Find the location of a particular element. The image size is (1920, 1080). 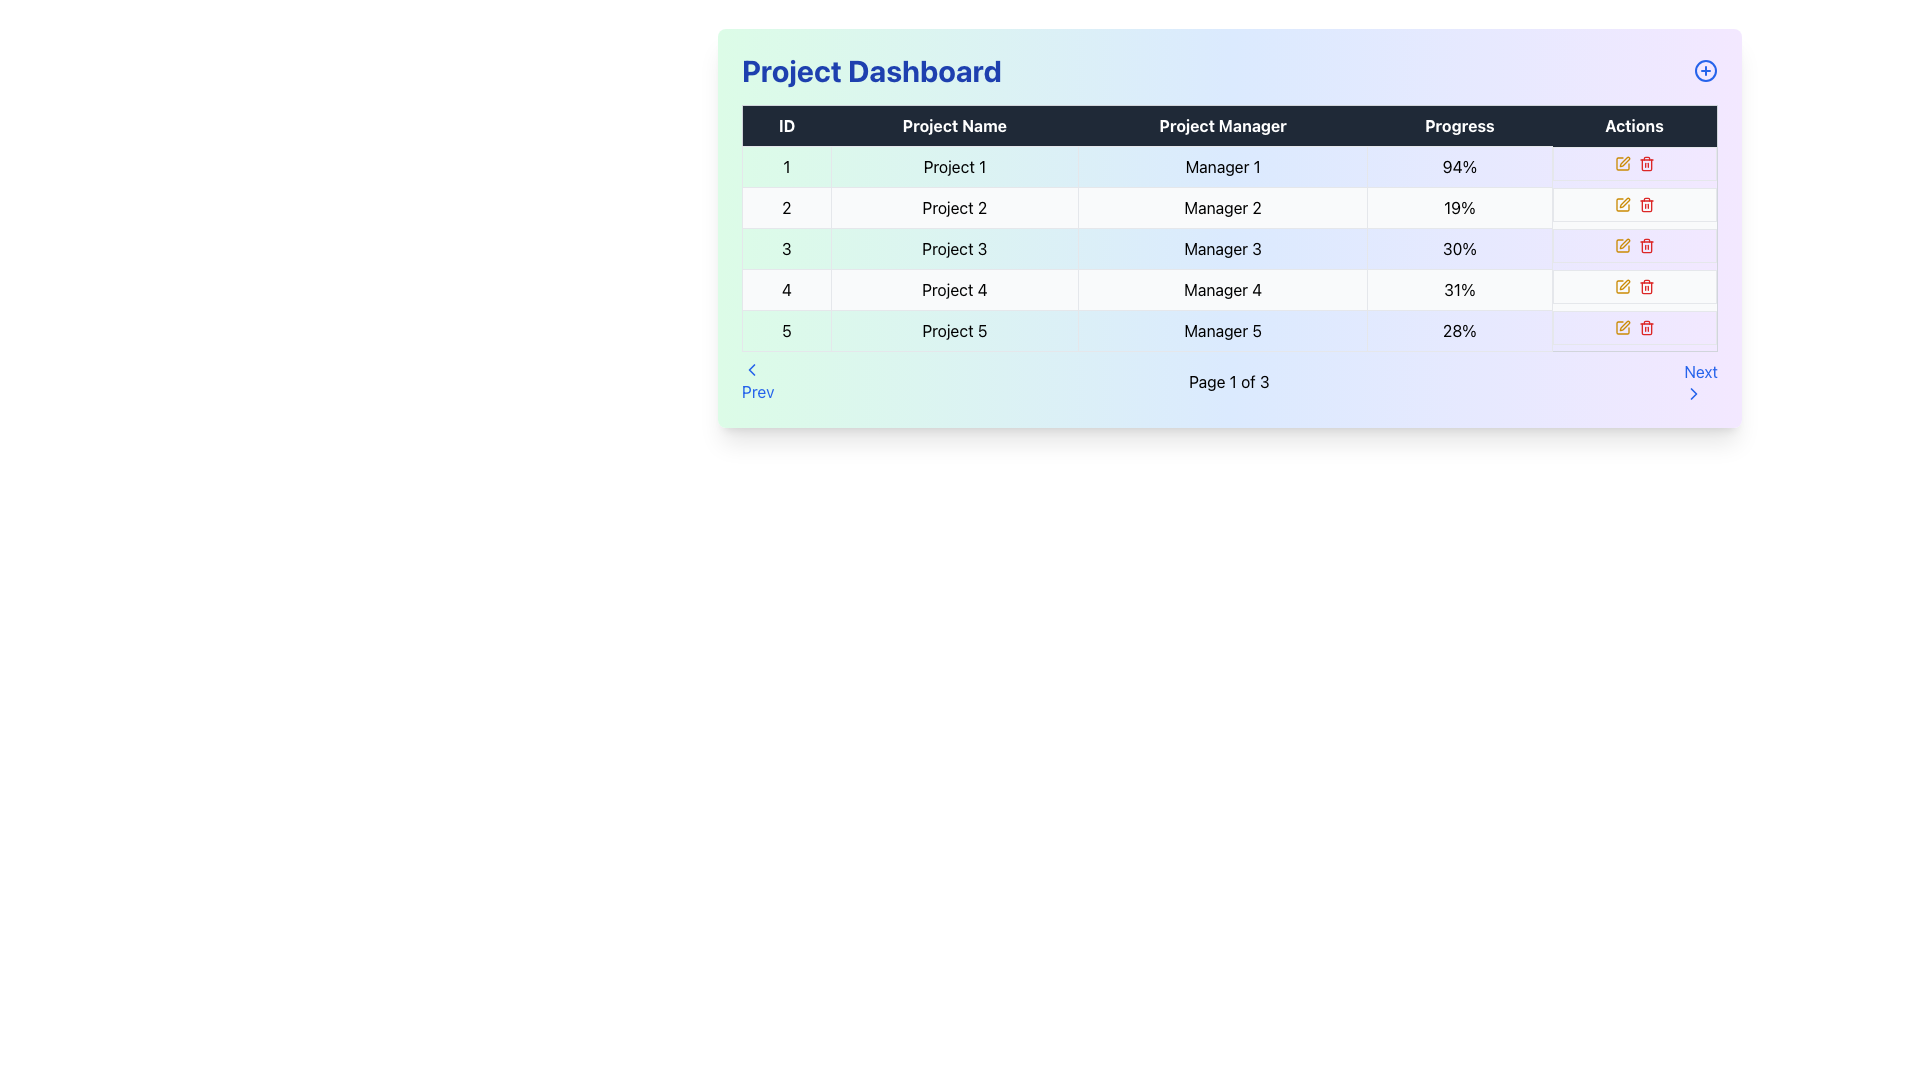

the Text label in the fifth row of the dashboard table that displays the progress percentage of a project is located at coordinates (1459, 330).